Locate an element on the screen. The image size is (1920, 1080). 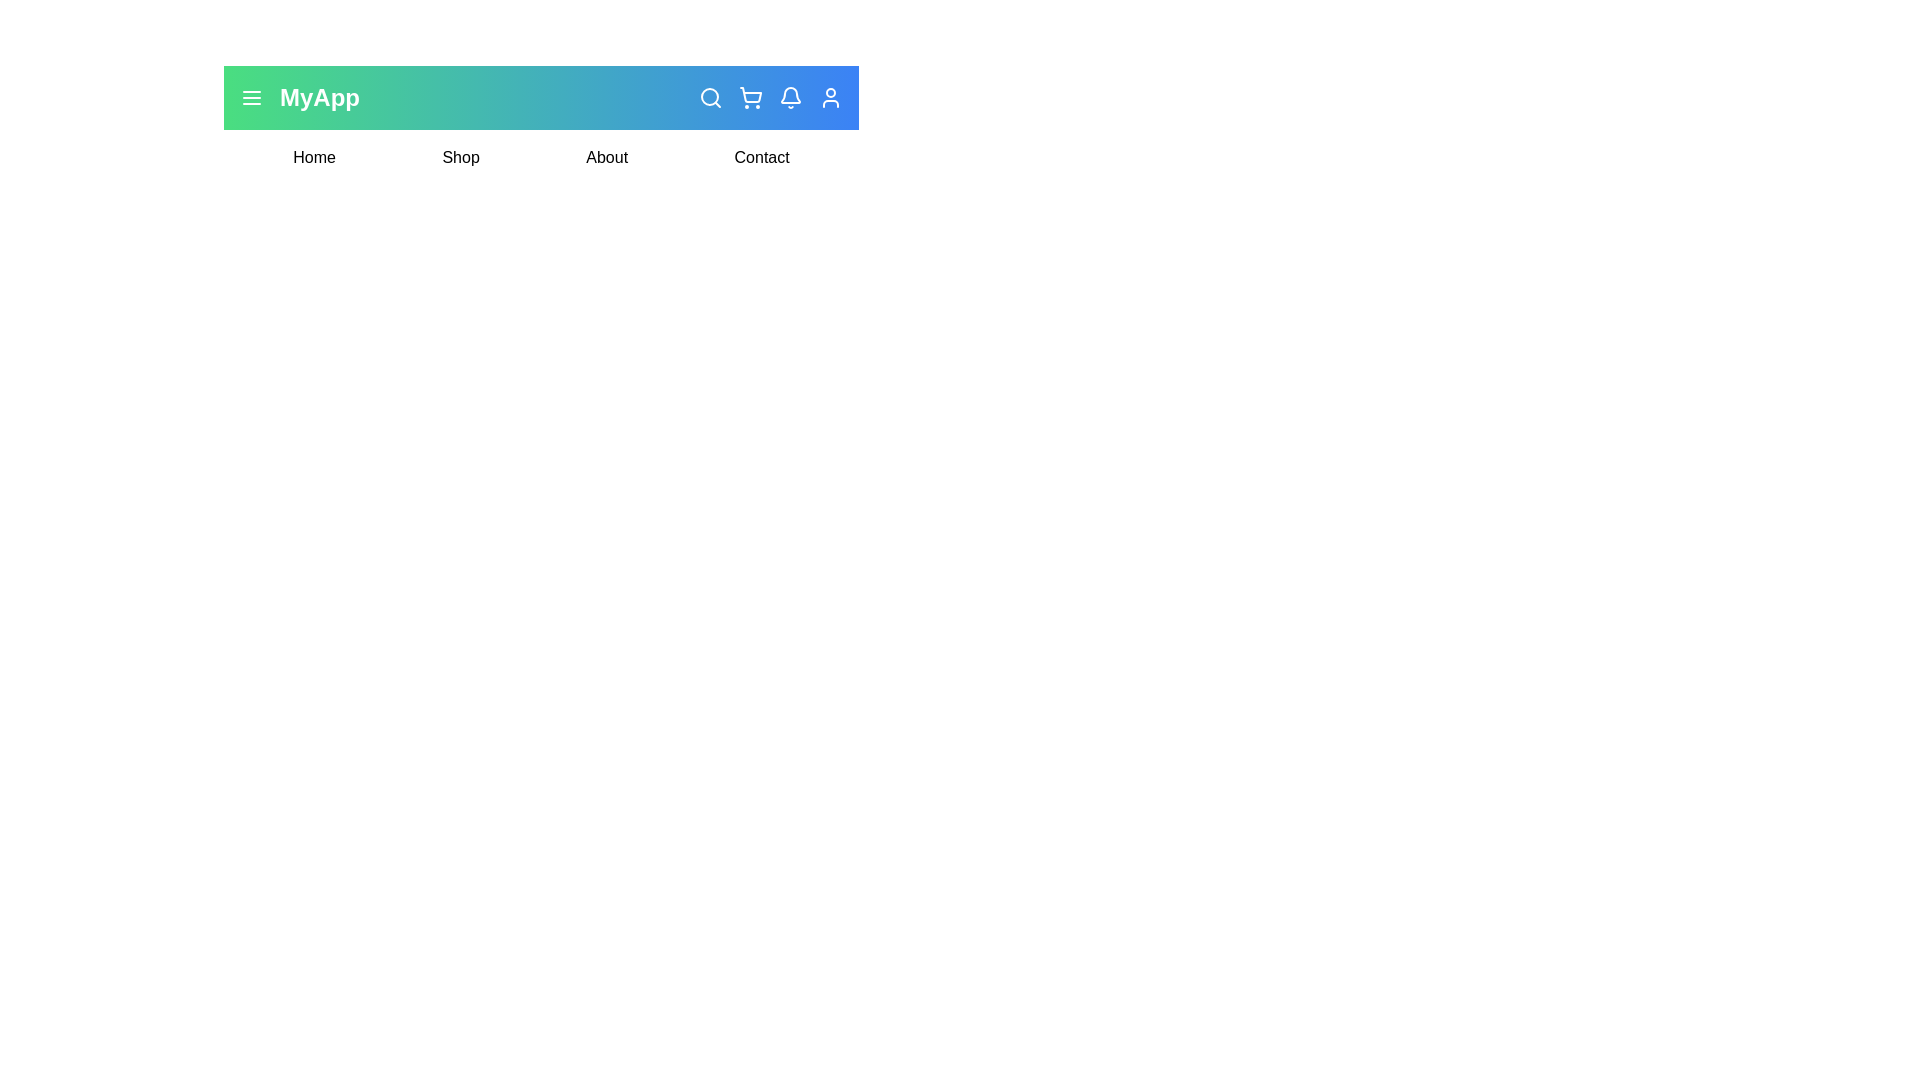
the Contact navigation link to navigate to that section is located at coordinates (761, 157).